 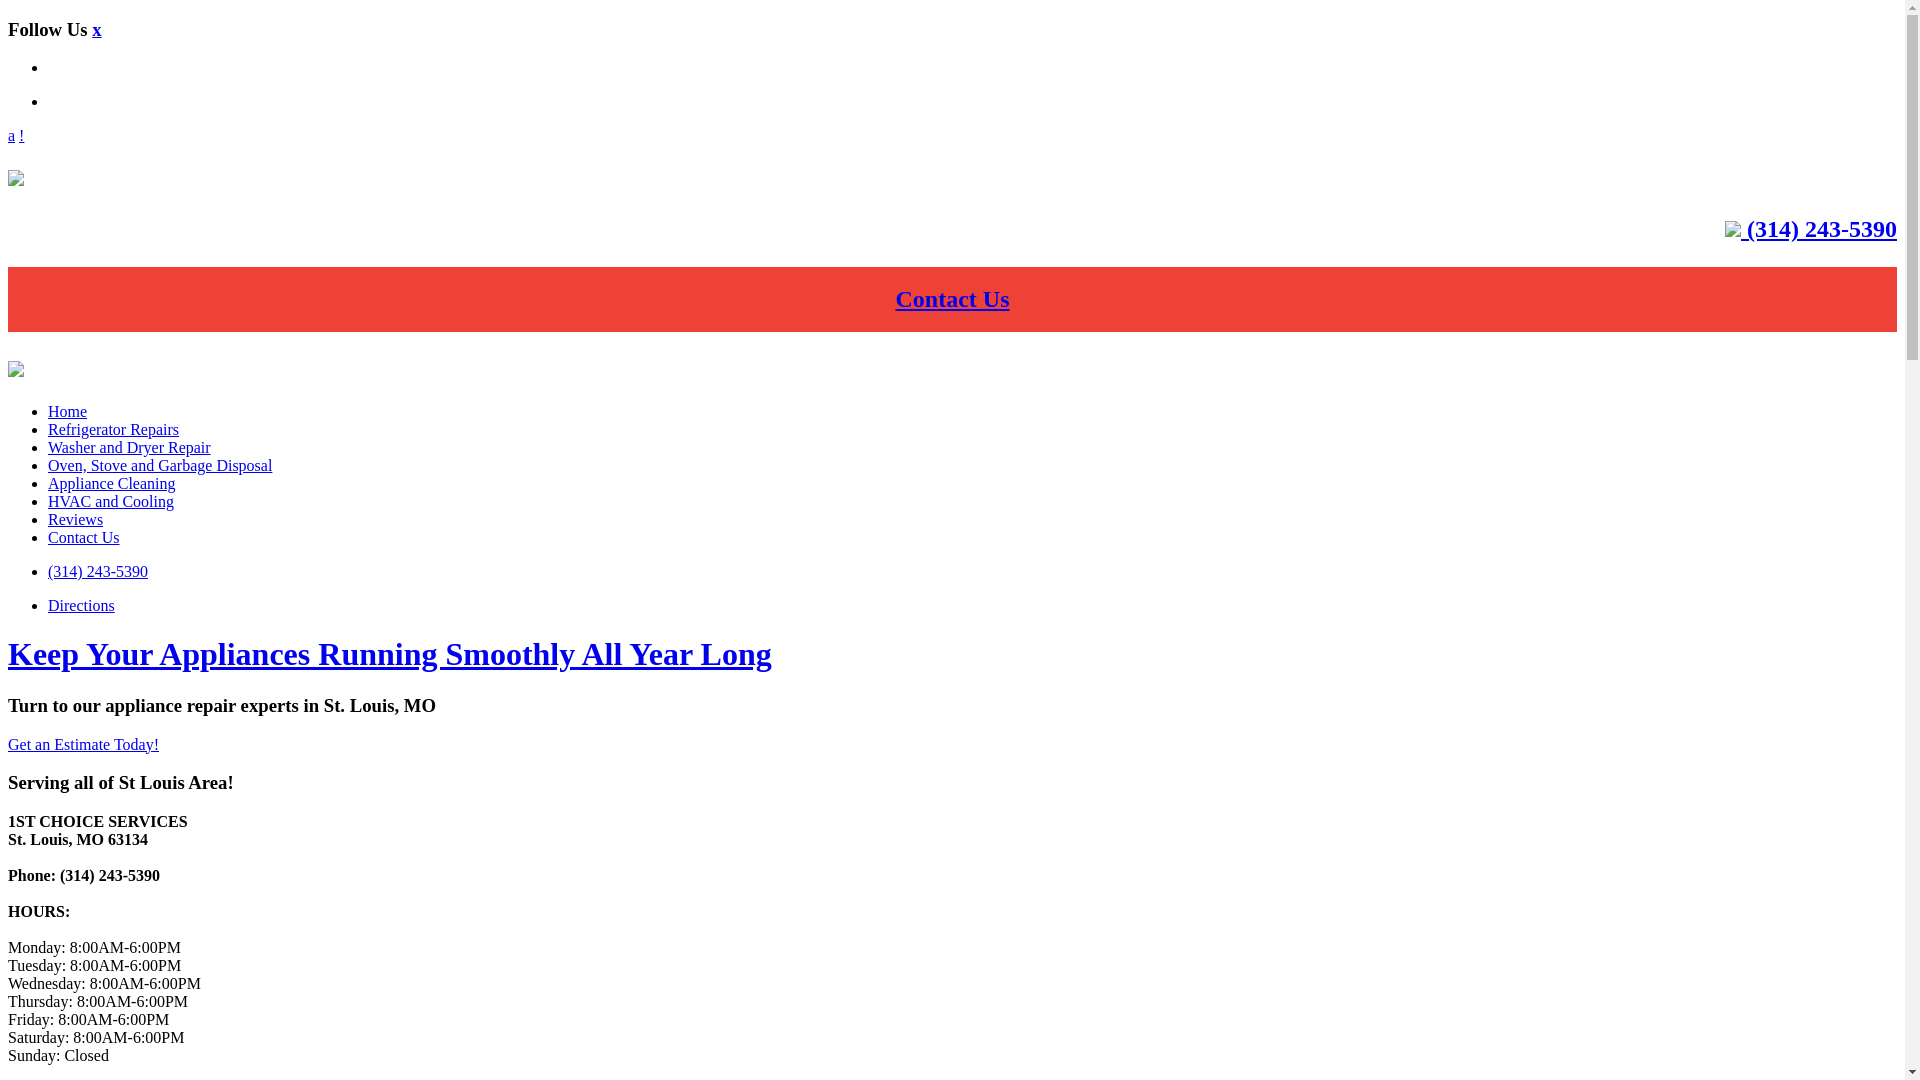 I want to click on 'Oven, Stove and Garbage Disposal', so click(x=158, y=465).